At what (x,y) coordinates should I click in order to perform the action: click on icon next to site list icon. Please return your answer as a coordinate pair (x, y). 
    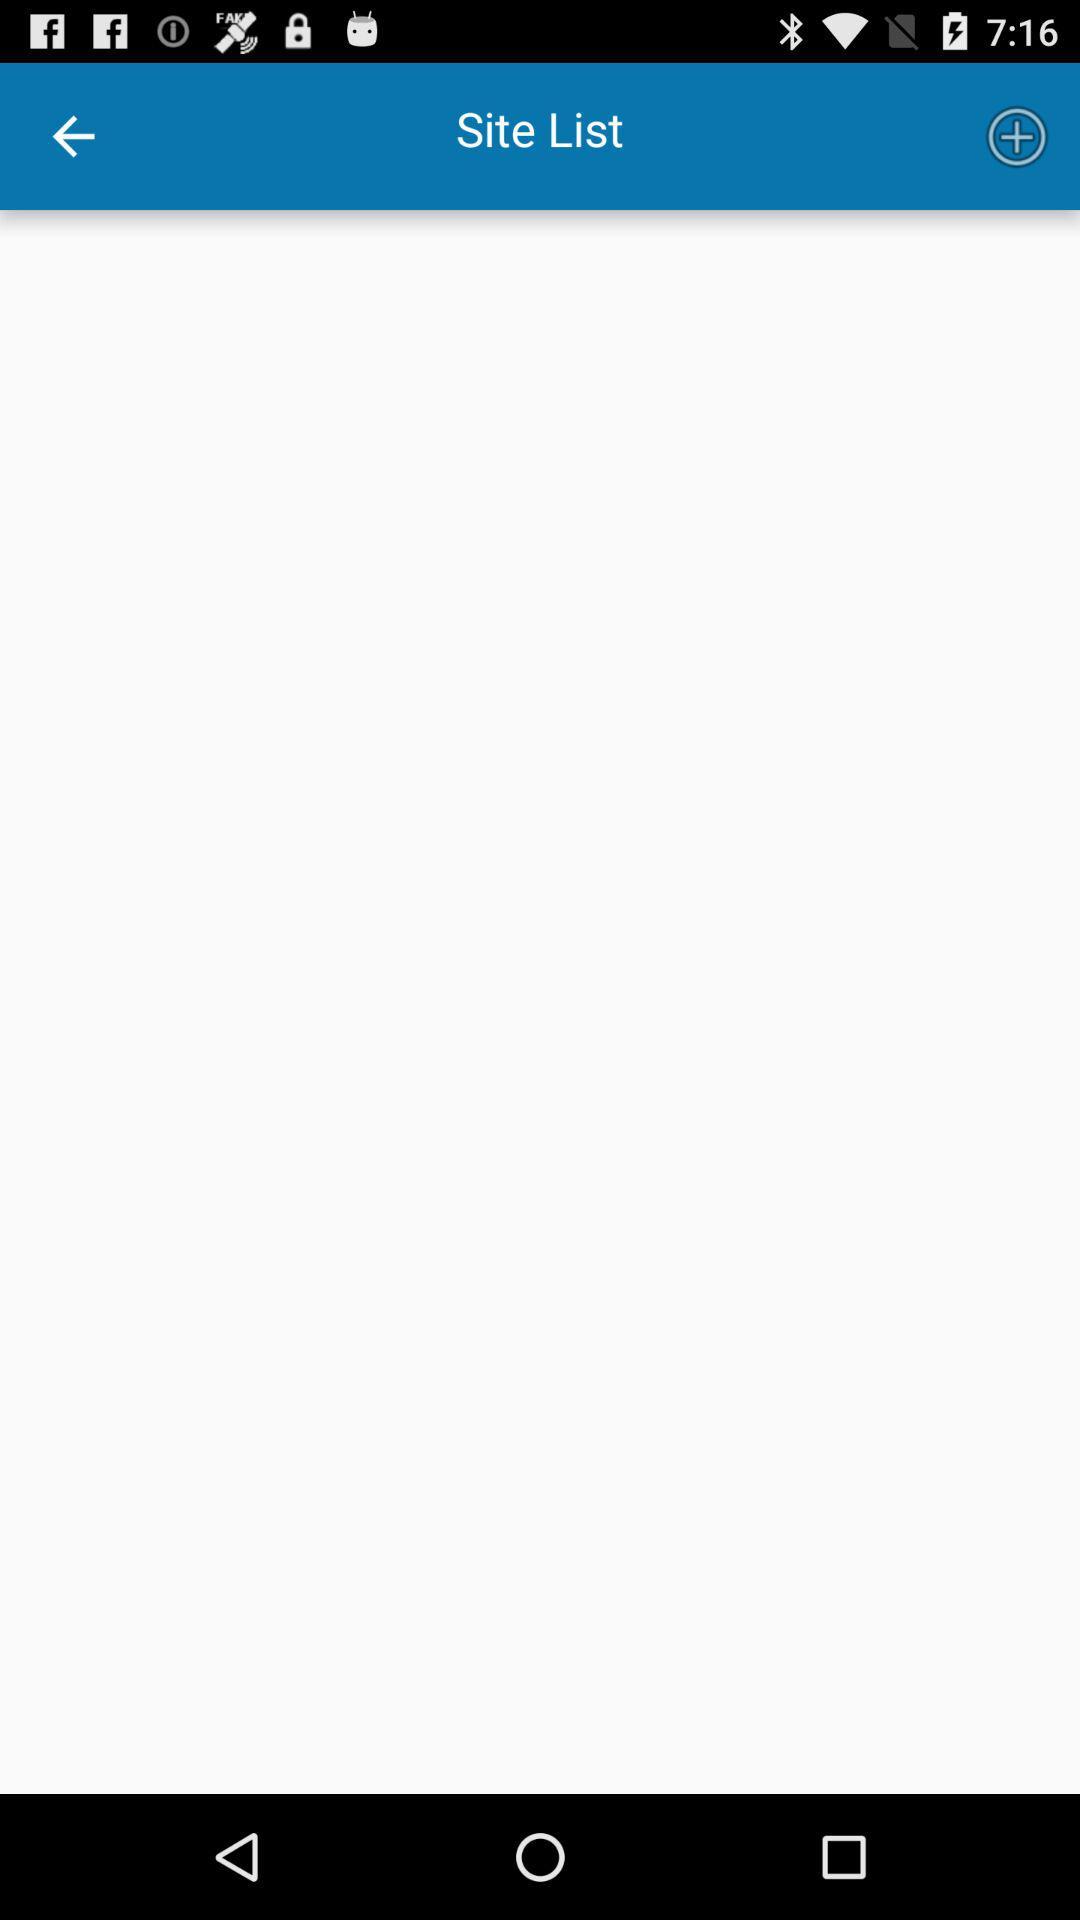
    Looking at the image, I should click on (1017, 135).